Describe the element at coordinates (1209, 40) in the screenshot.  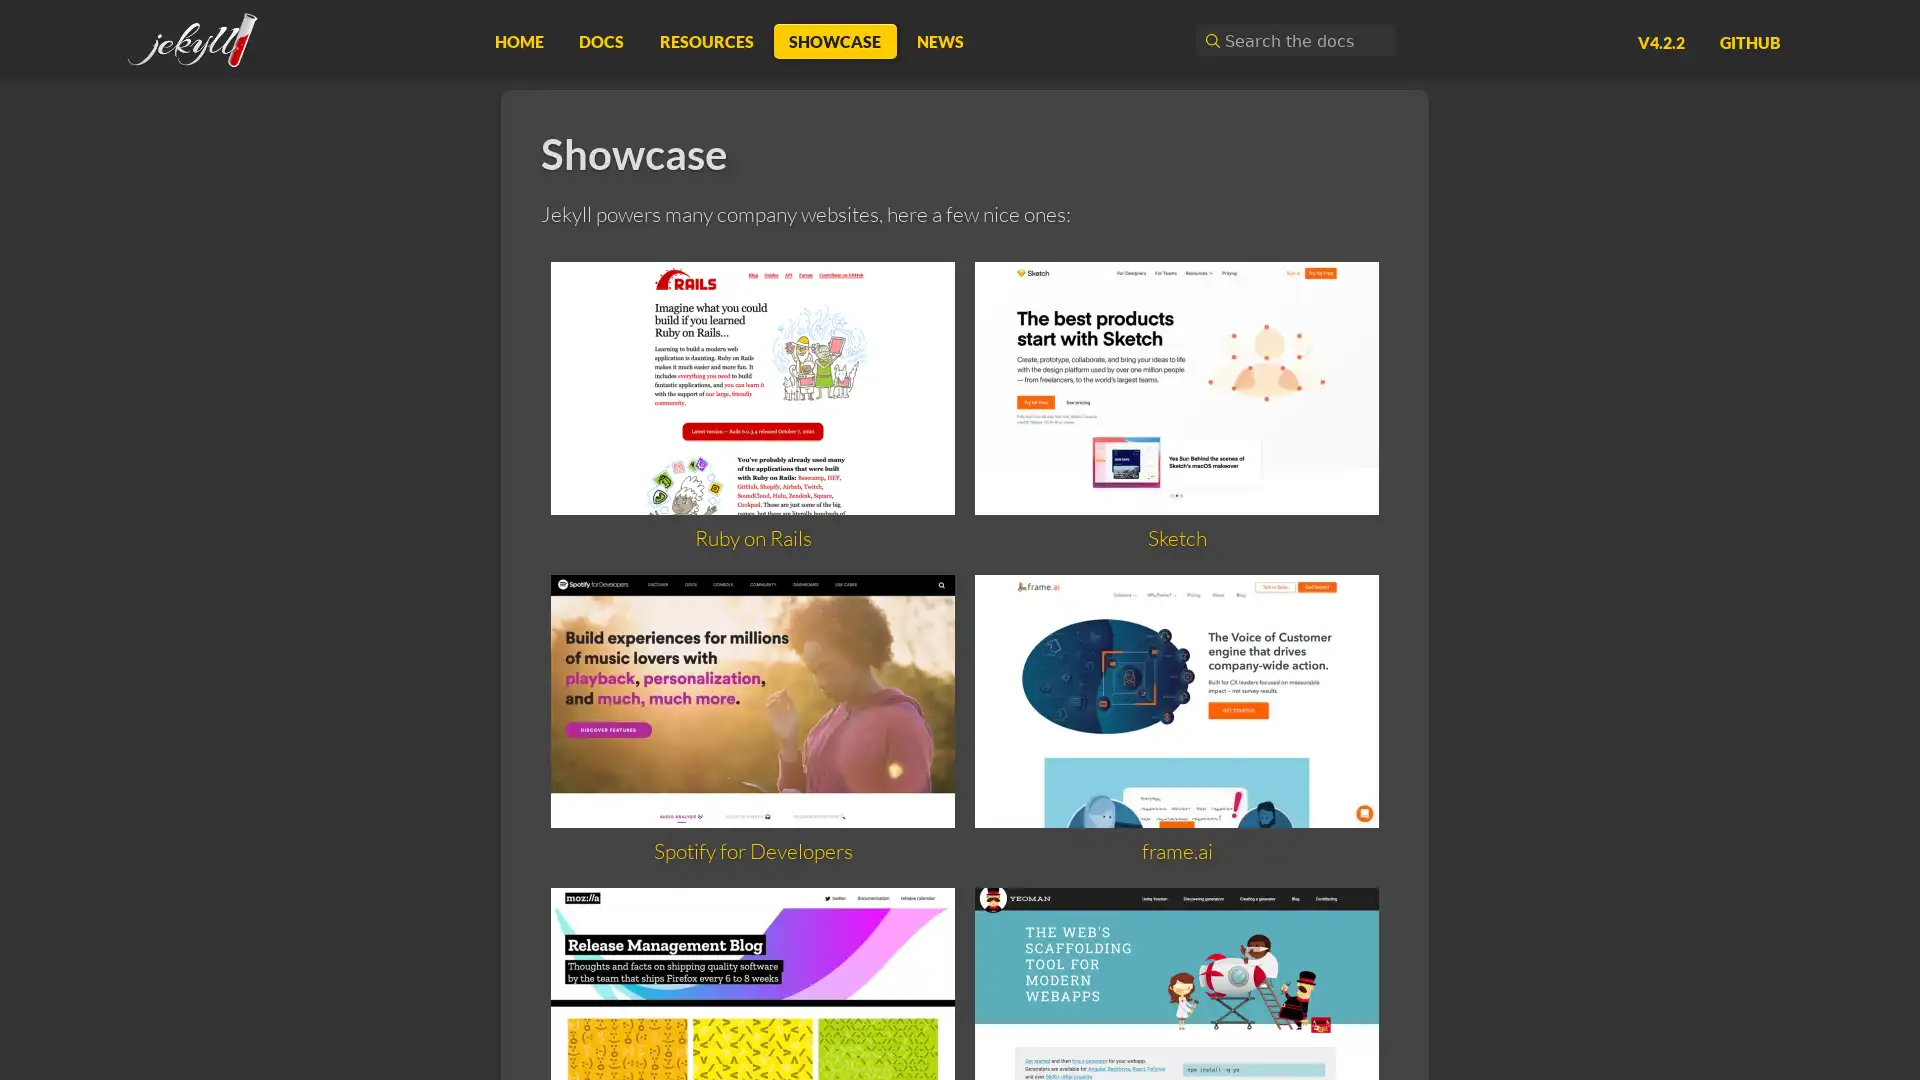
I see `Search` at that location.